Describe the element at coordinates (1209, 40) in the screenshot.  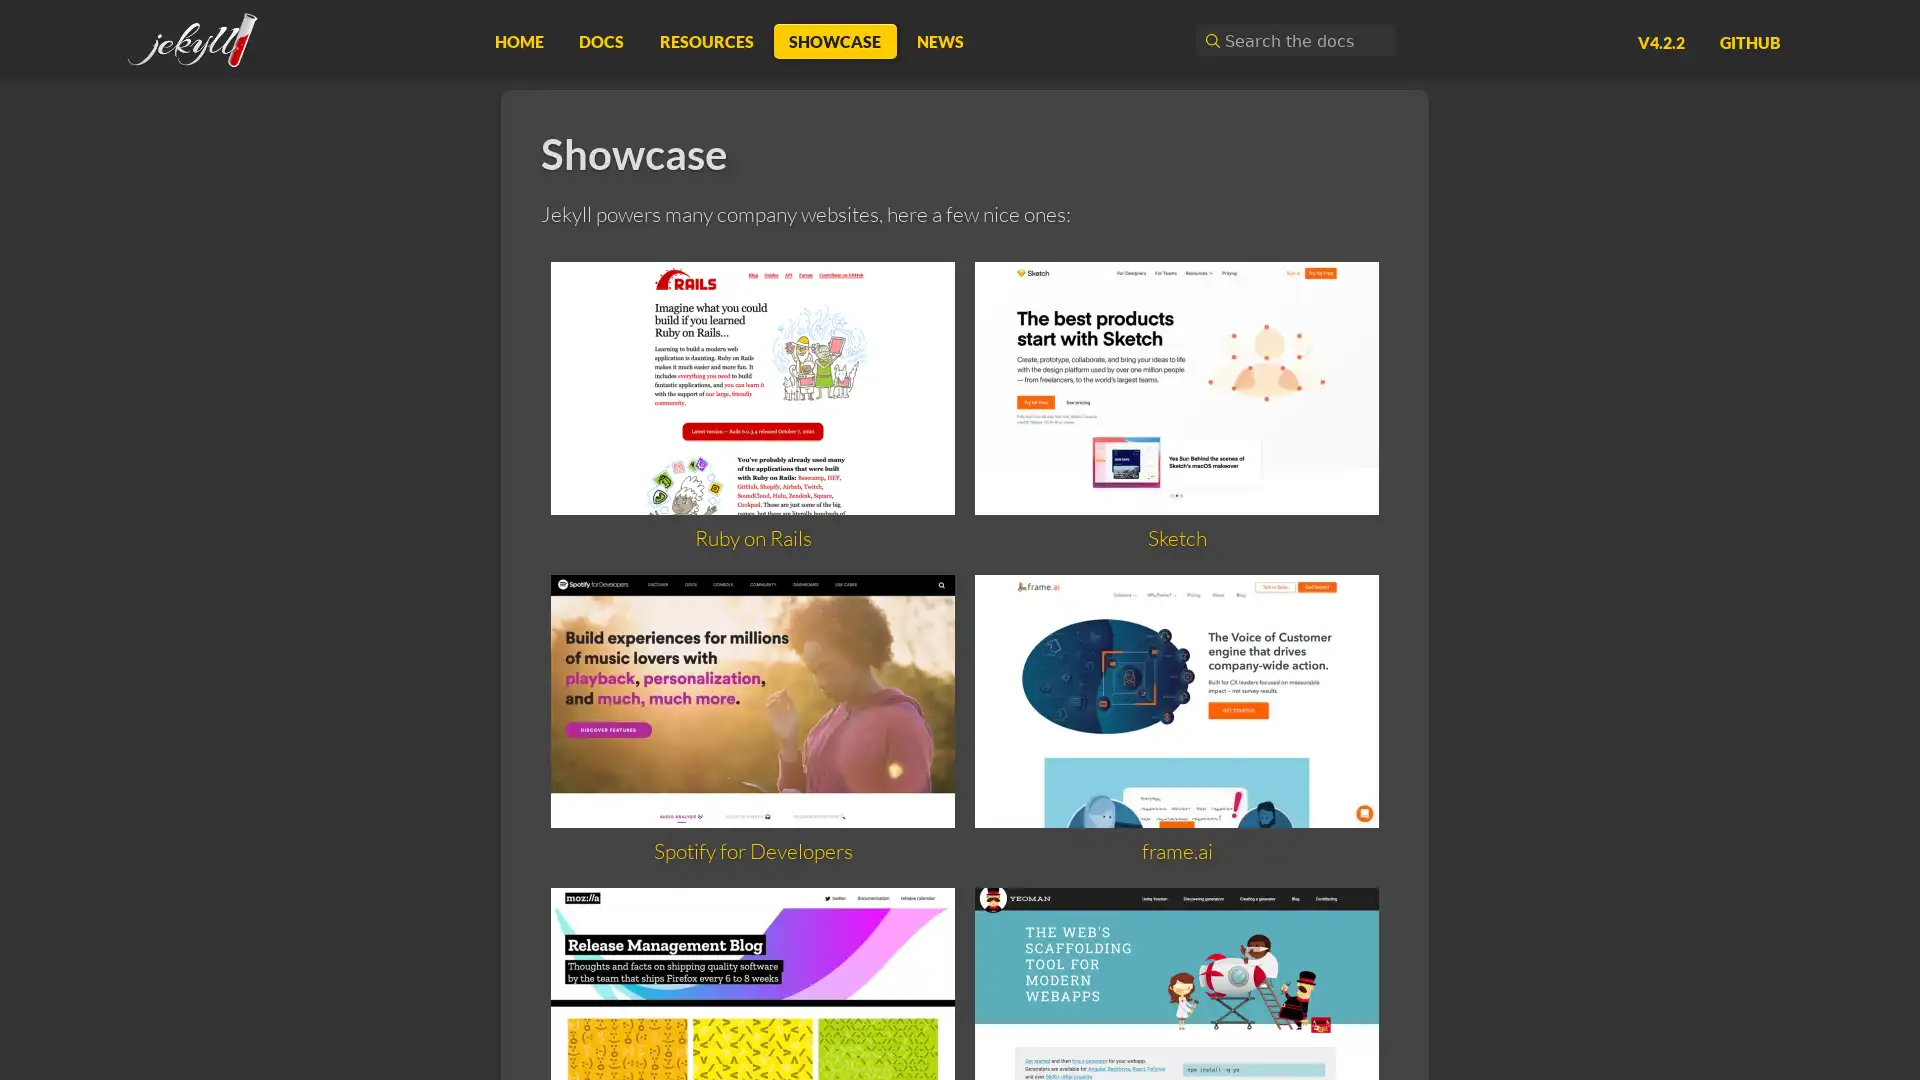
I see `Search` at that location.